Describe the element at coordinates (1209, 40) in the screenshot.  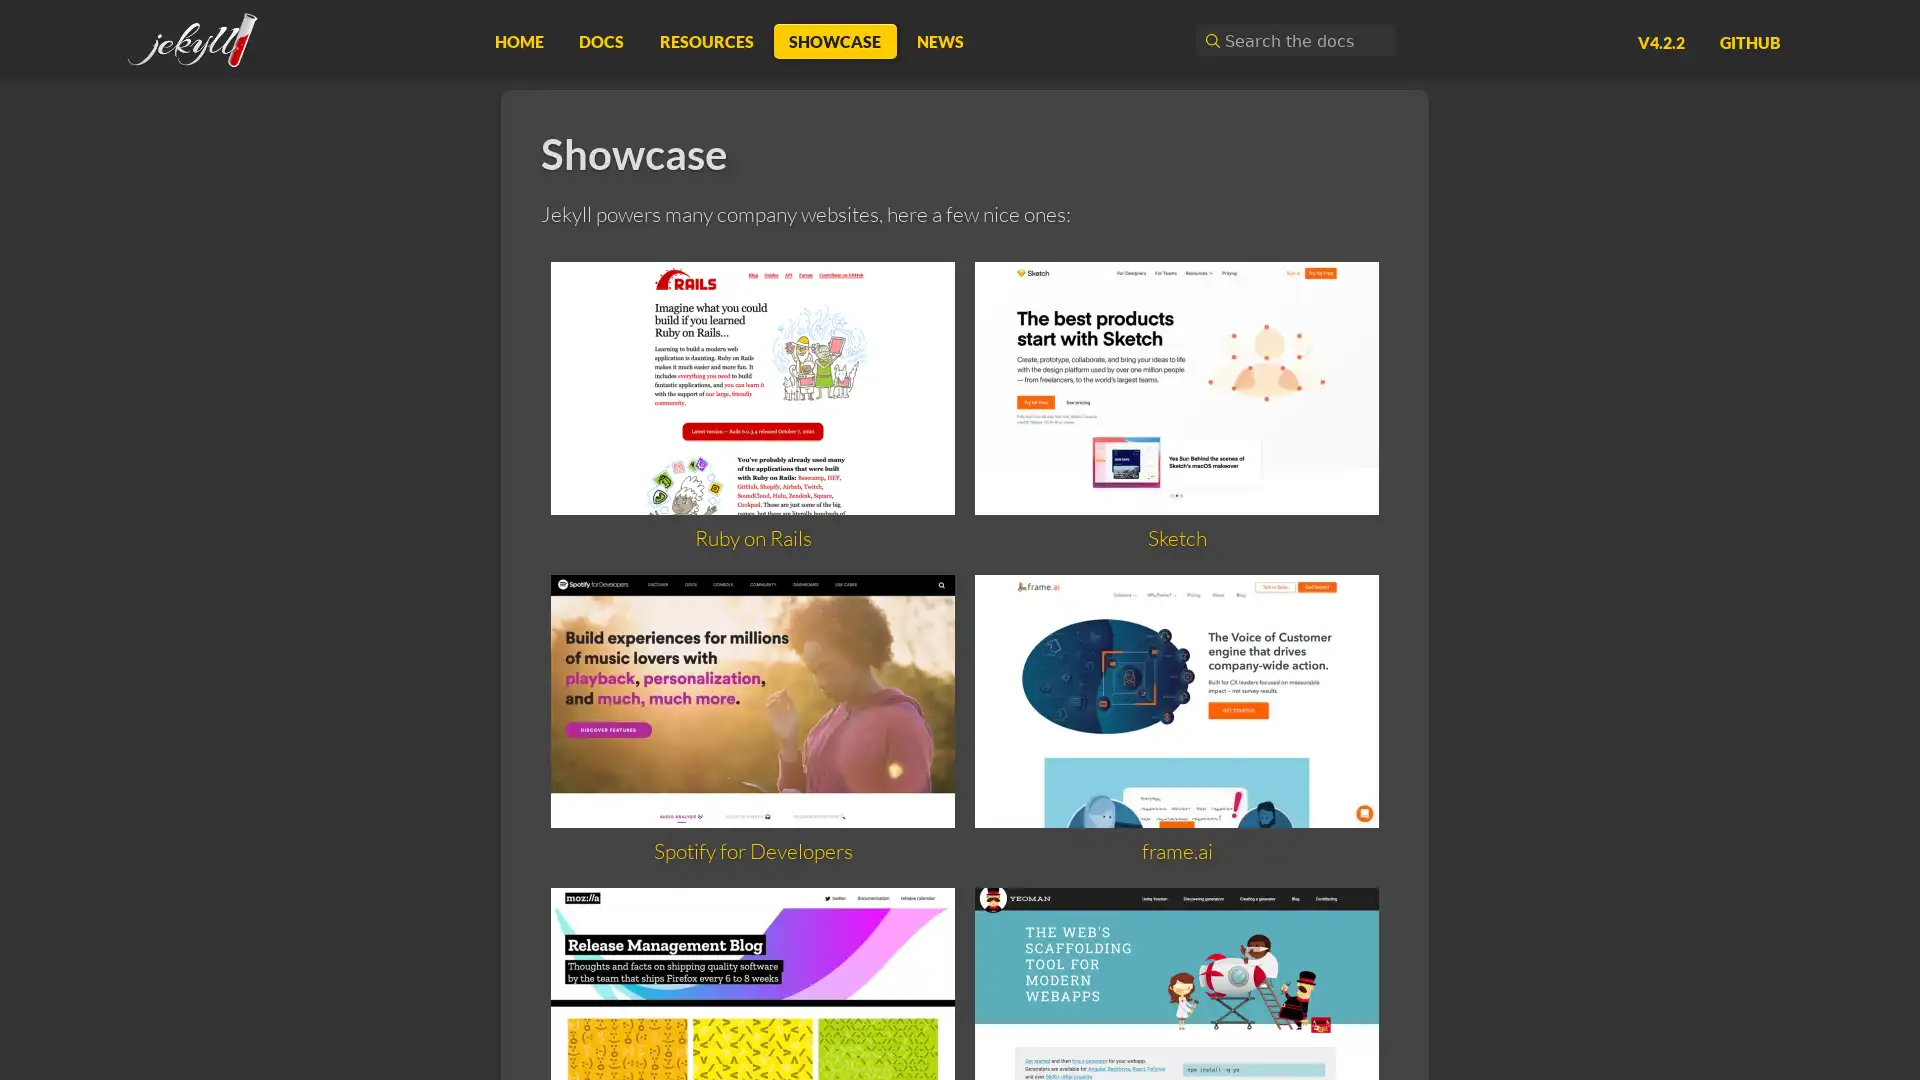
I see `Search` at that location.